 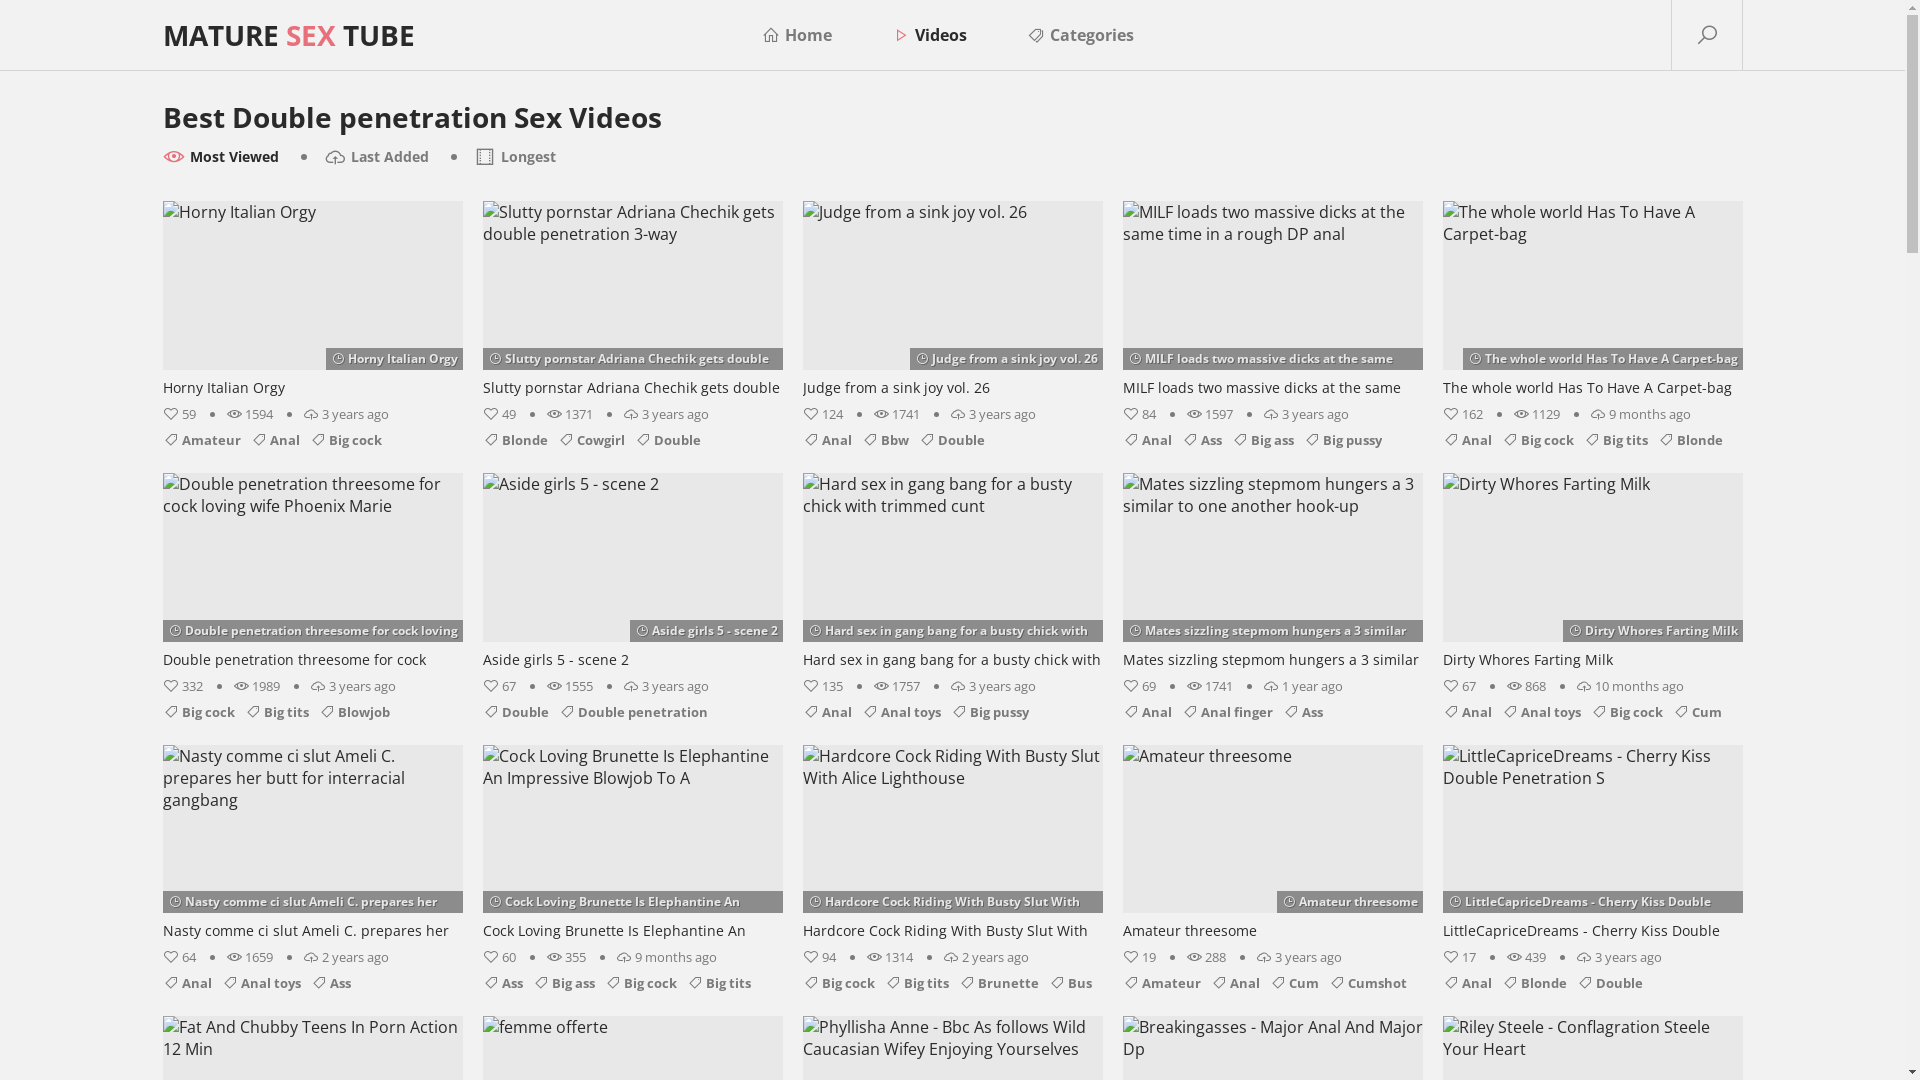 I want to click on 'Cum', so click(x=1269, y=982).